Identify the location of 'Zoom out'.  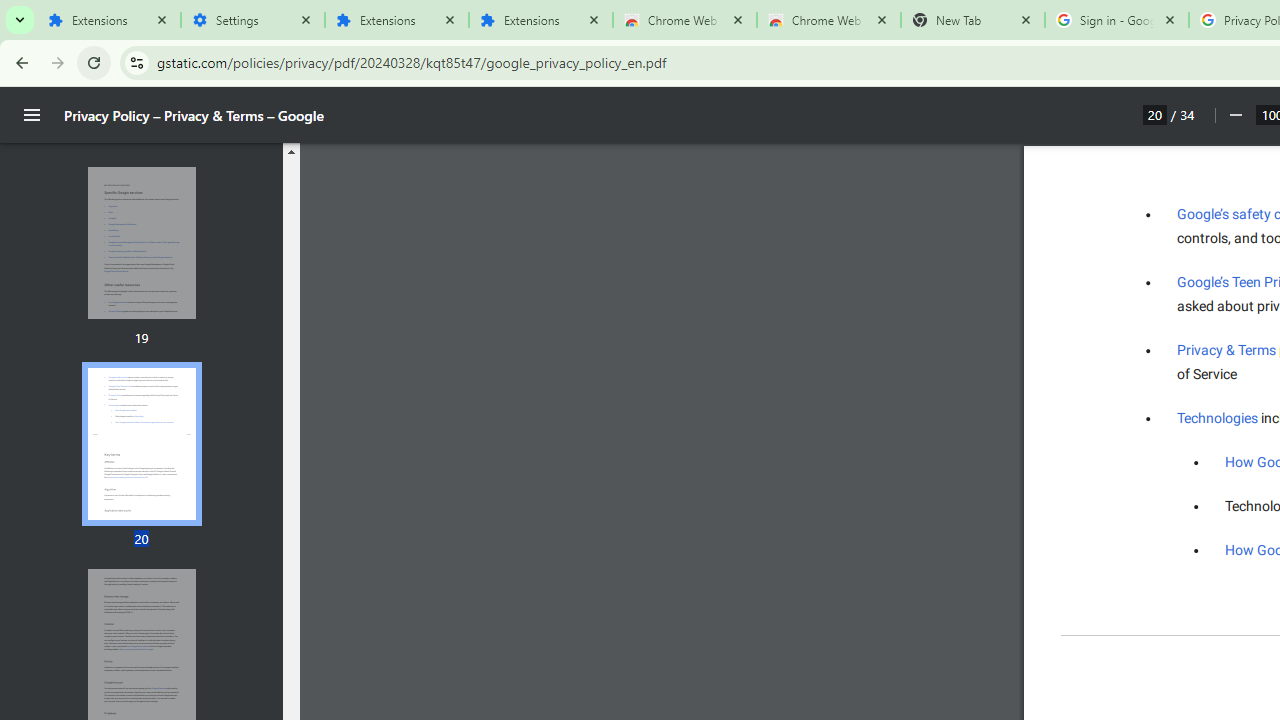
(1234, 115).